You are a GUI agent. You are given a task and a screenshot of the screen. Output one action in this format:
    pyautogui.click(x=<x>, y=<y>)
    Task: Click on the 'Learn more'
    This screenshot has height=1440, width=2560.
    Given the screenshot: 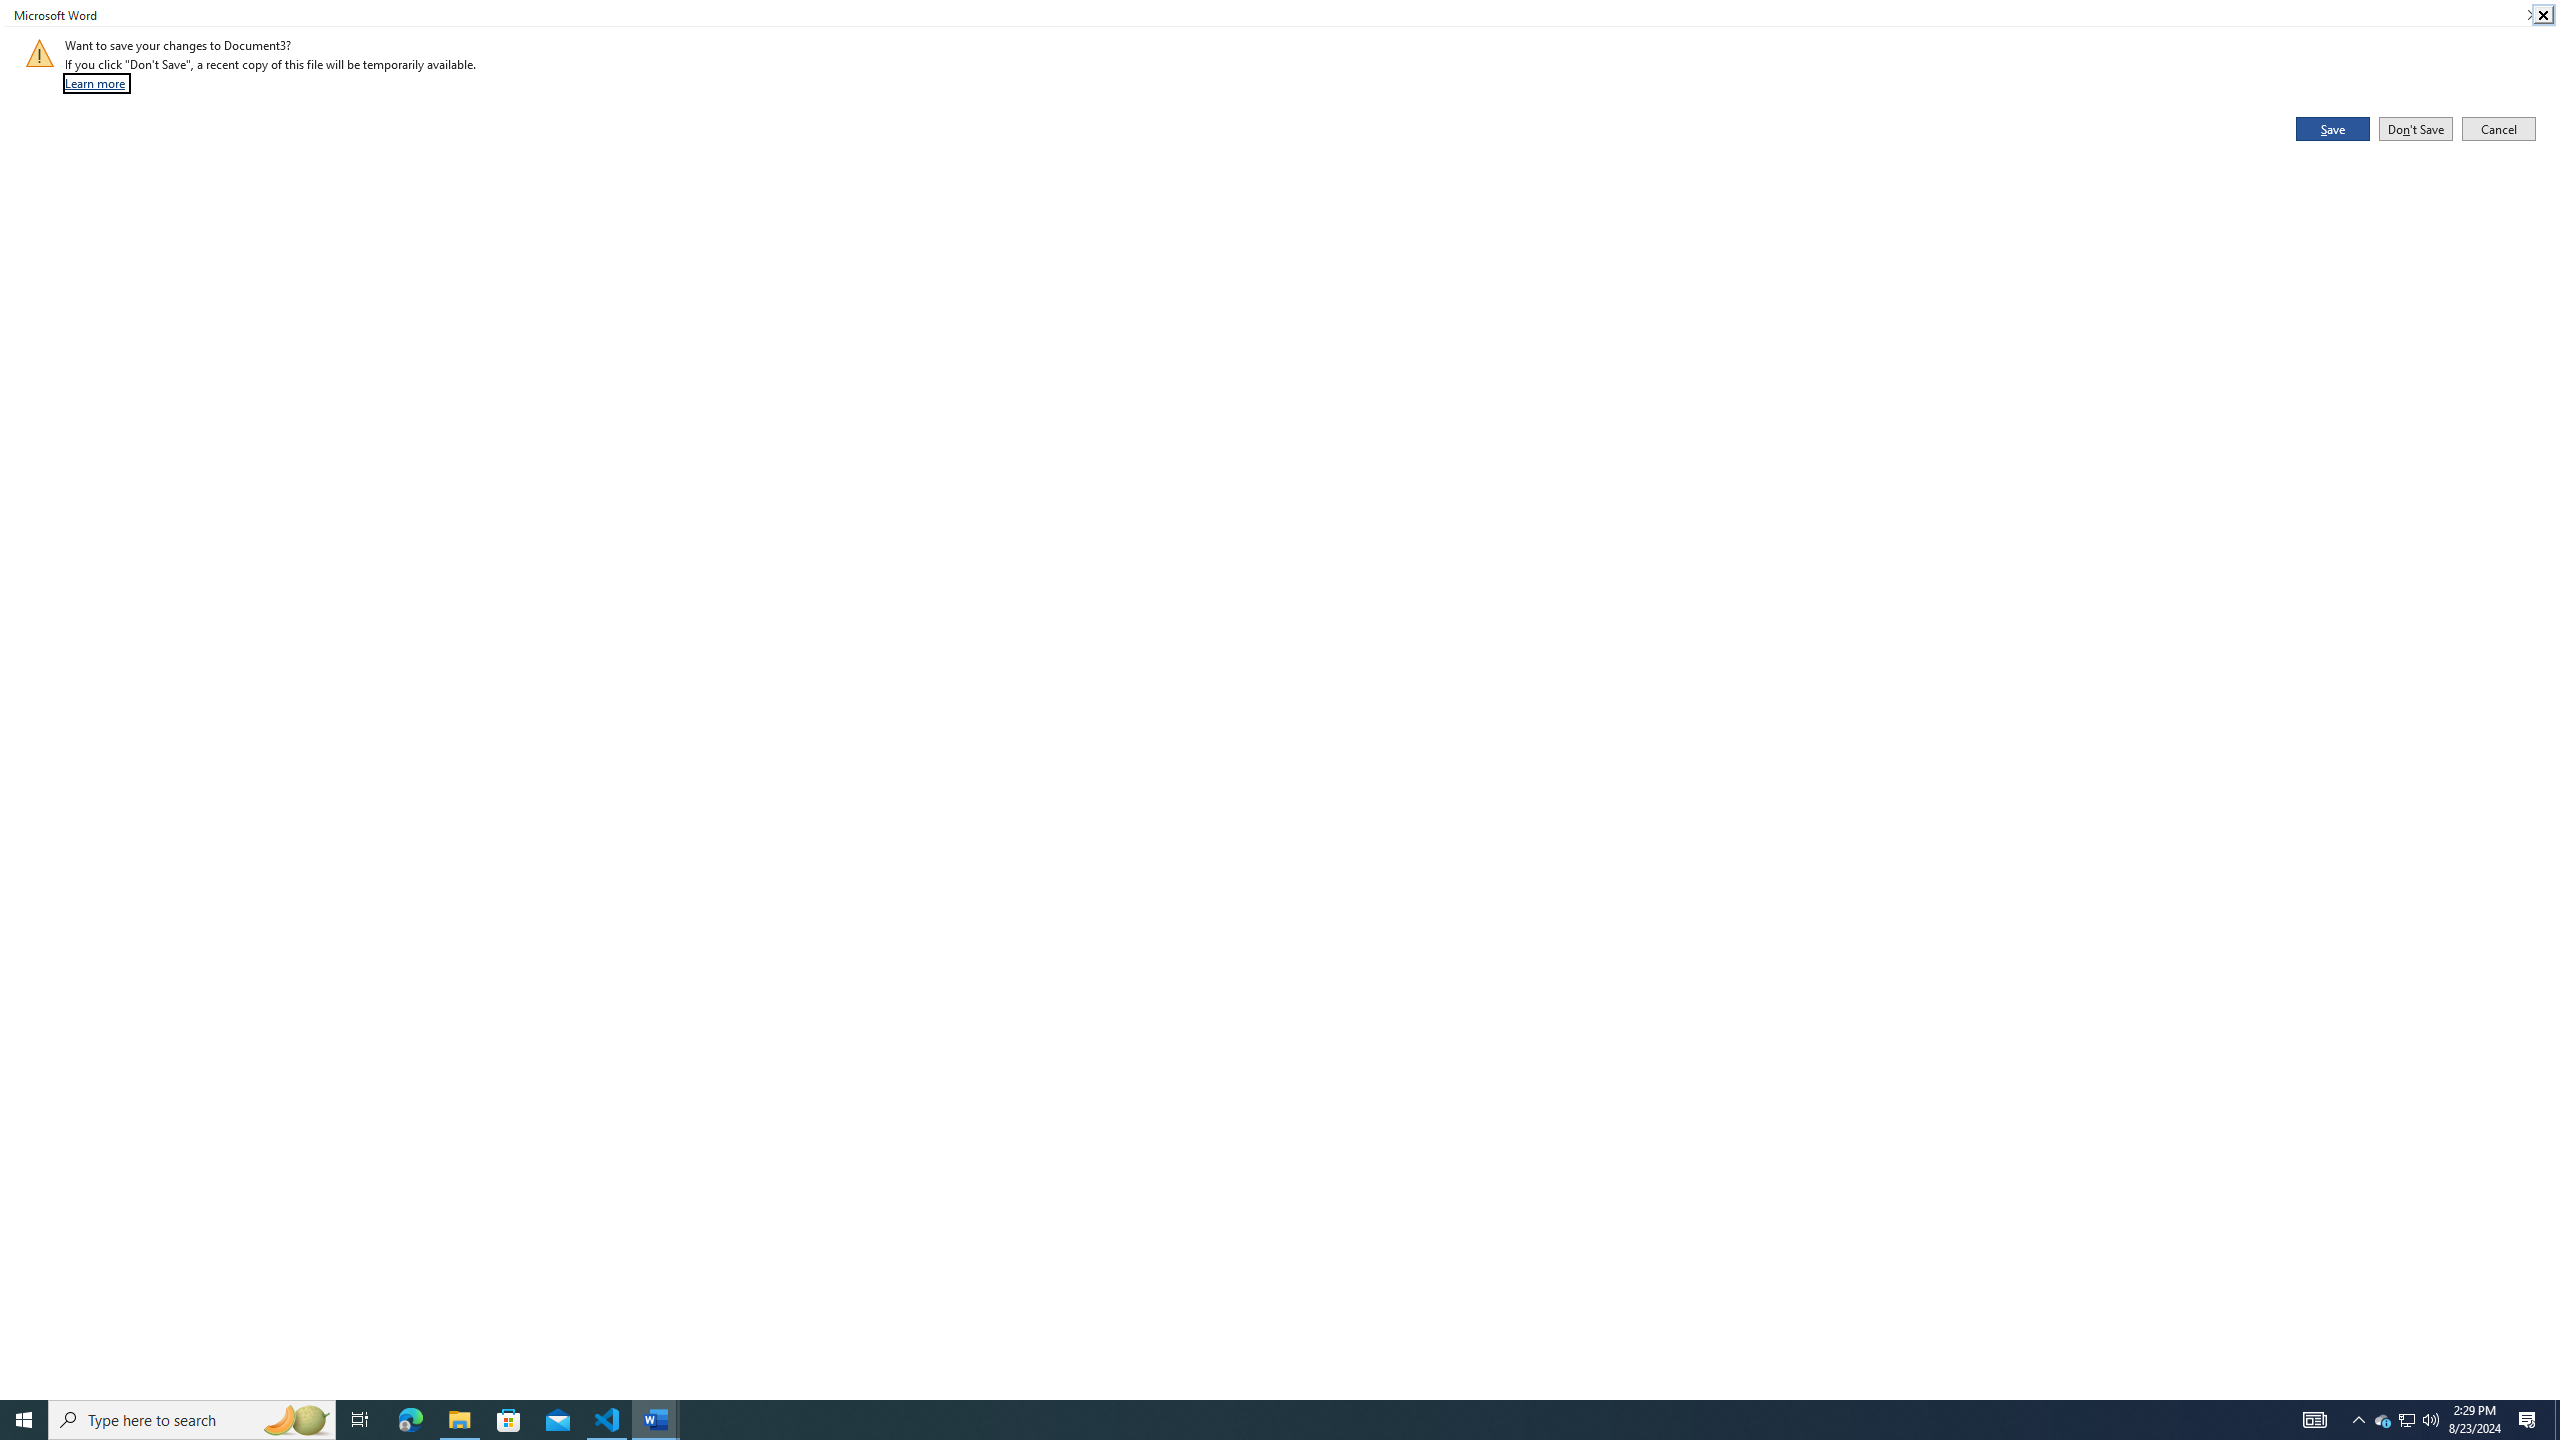 What is the action you would take?
    pyautogui.click(x=95, y=83)
    